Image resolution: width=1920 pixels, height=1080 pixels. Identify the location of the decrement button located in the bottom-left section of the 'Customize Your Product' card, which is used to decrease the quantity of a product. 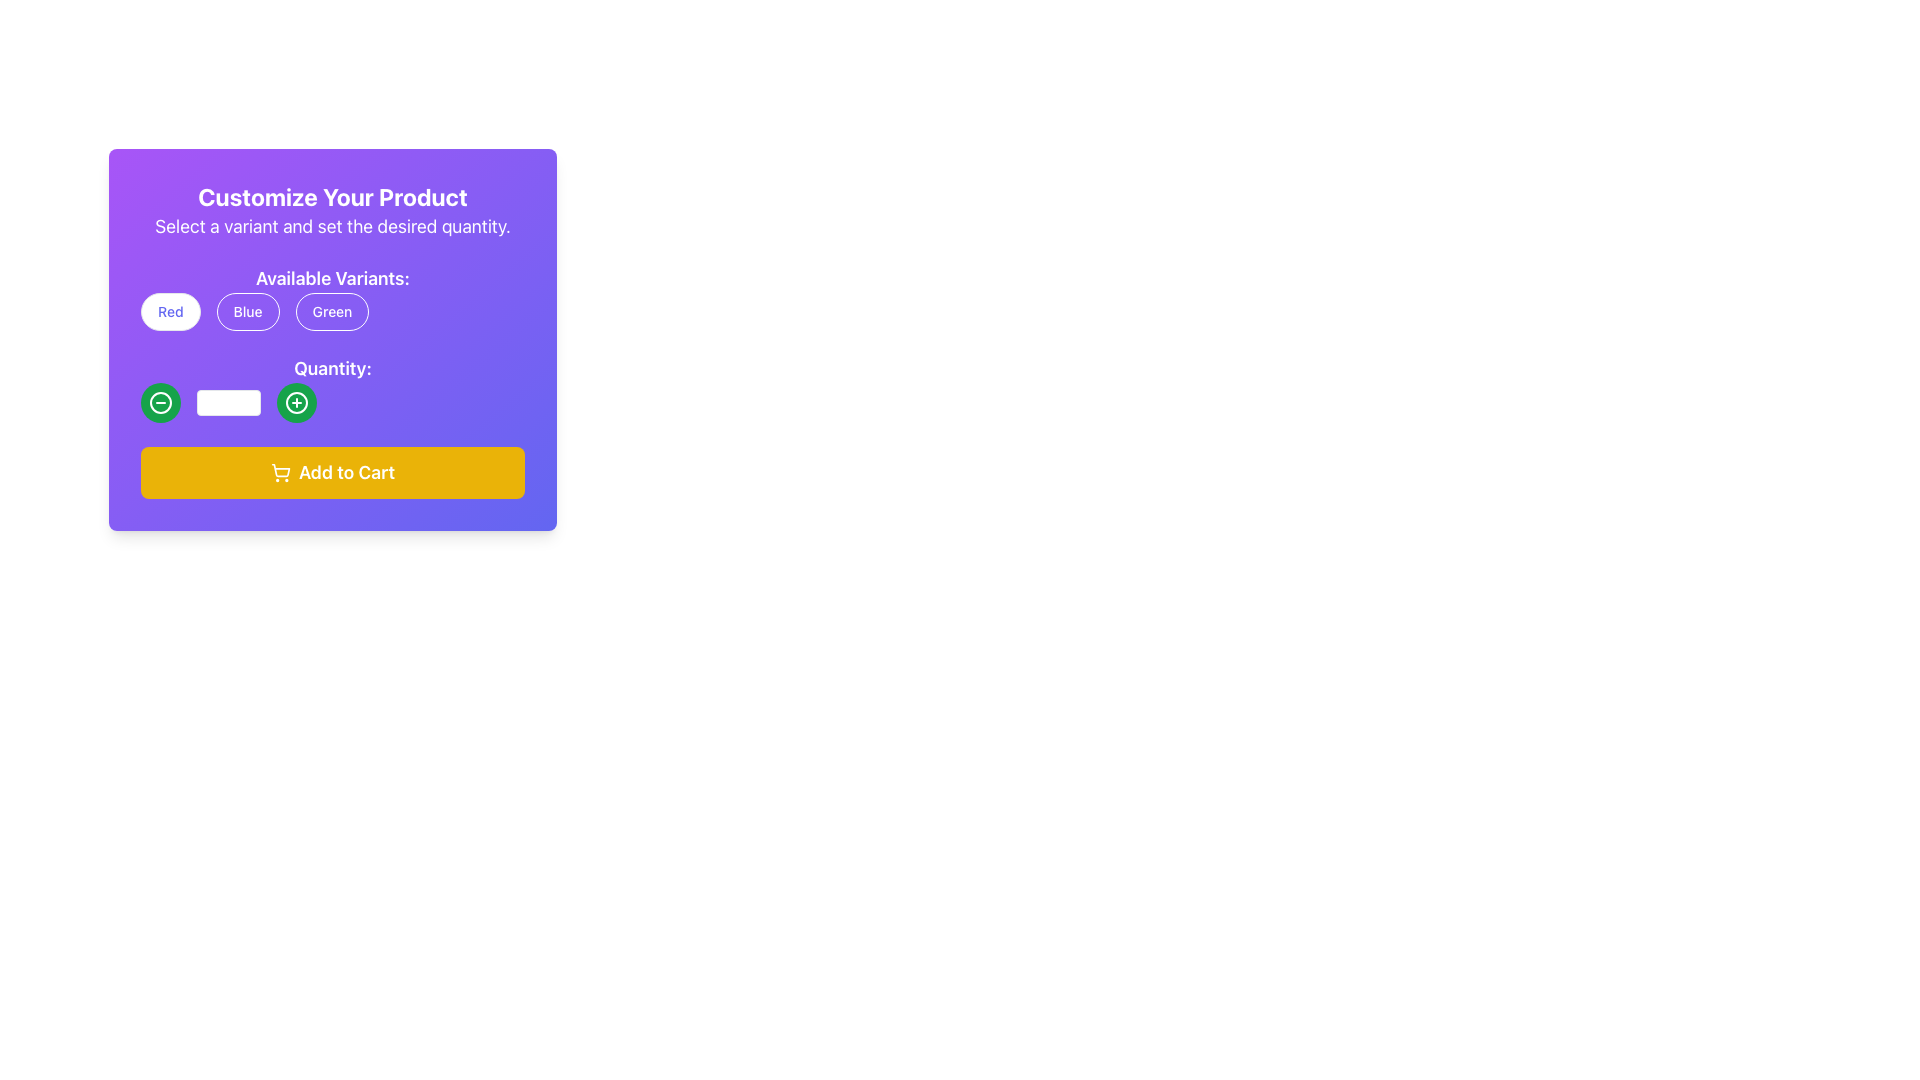
(161, 402).